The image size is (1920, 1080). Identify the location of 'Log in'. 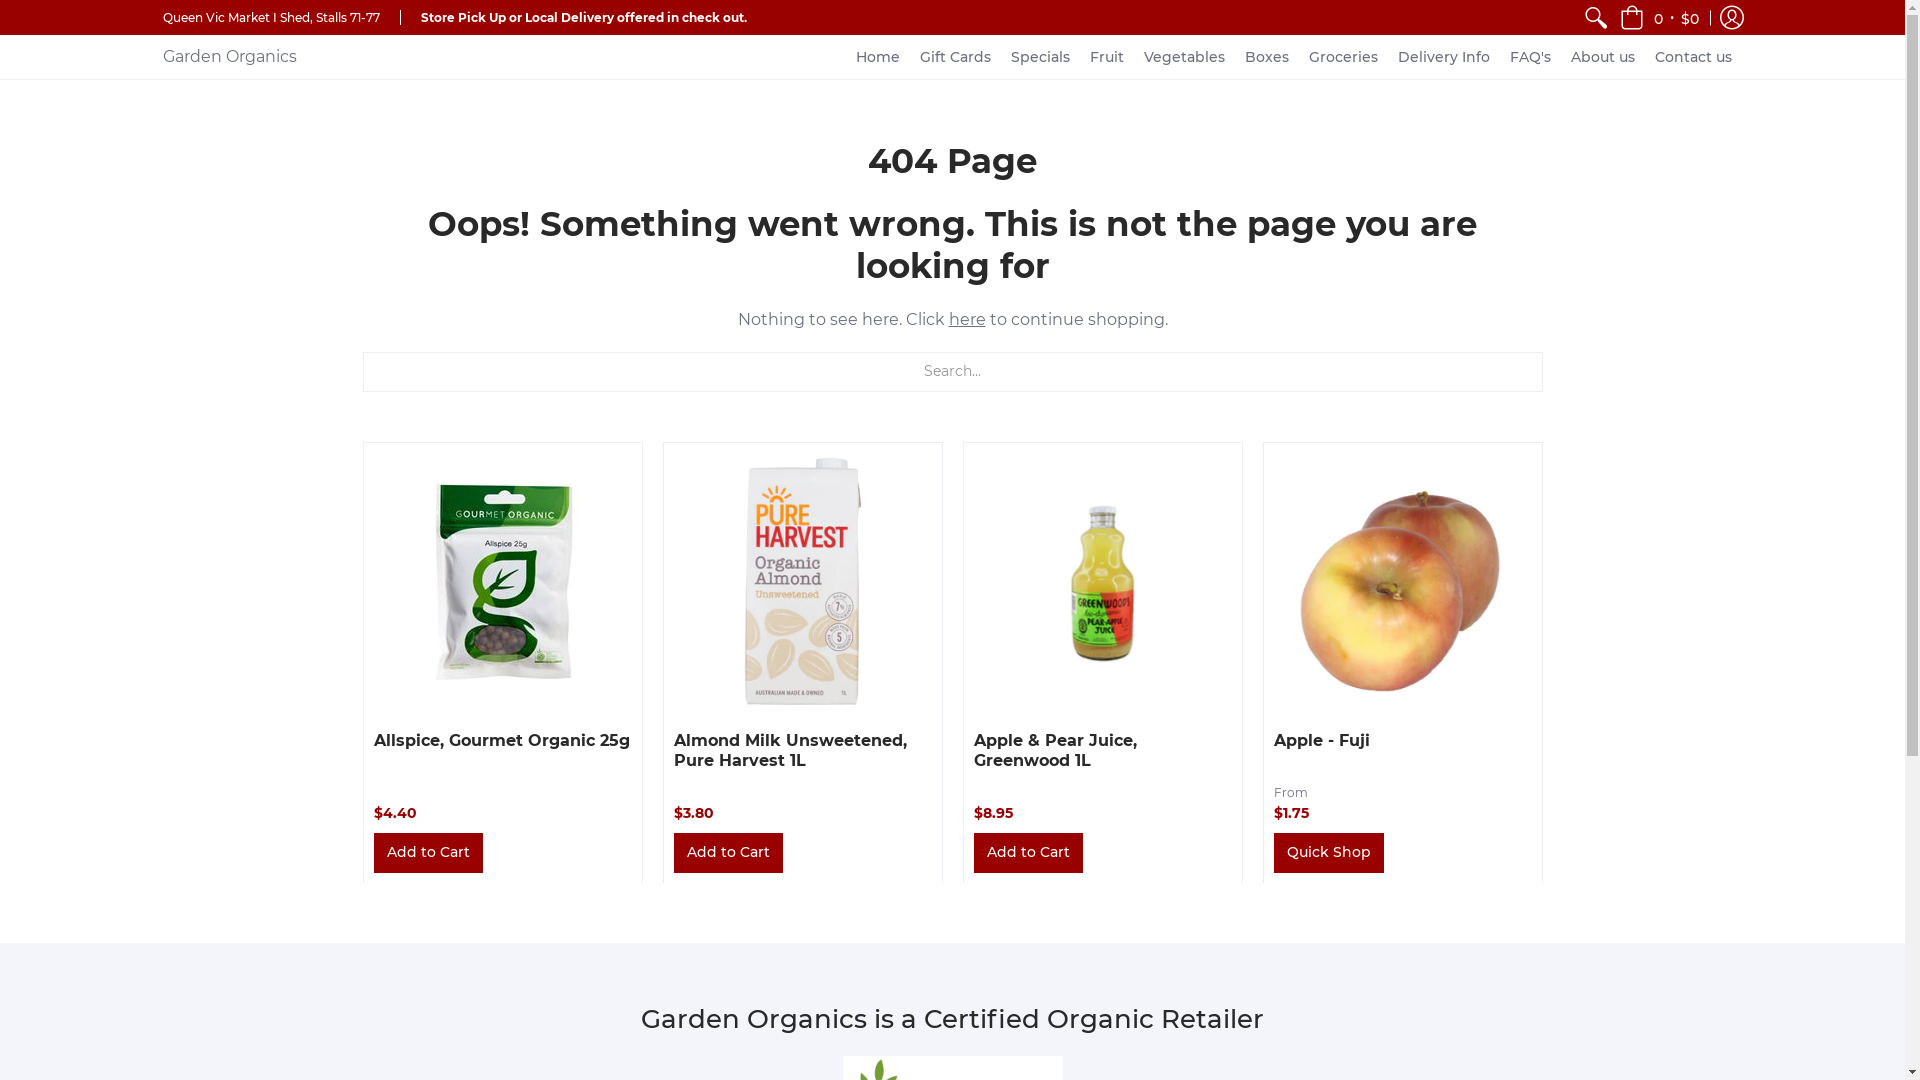
(1730, 17).